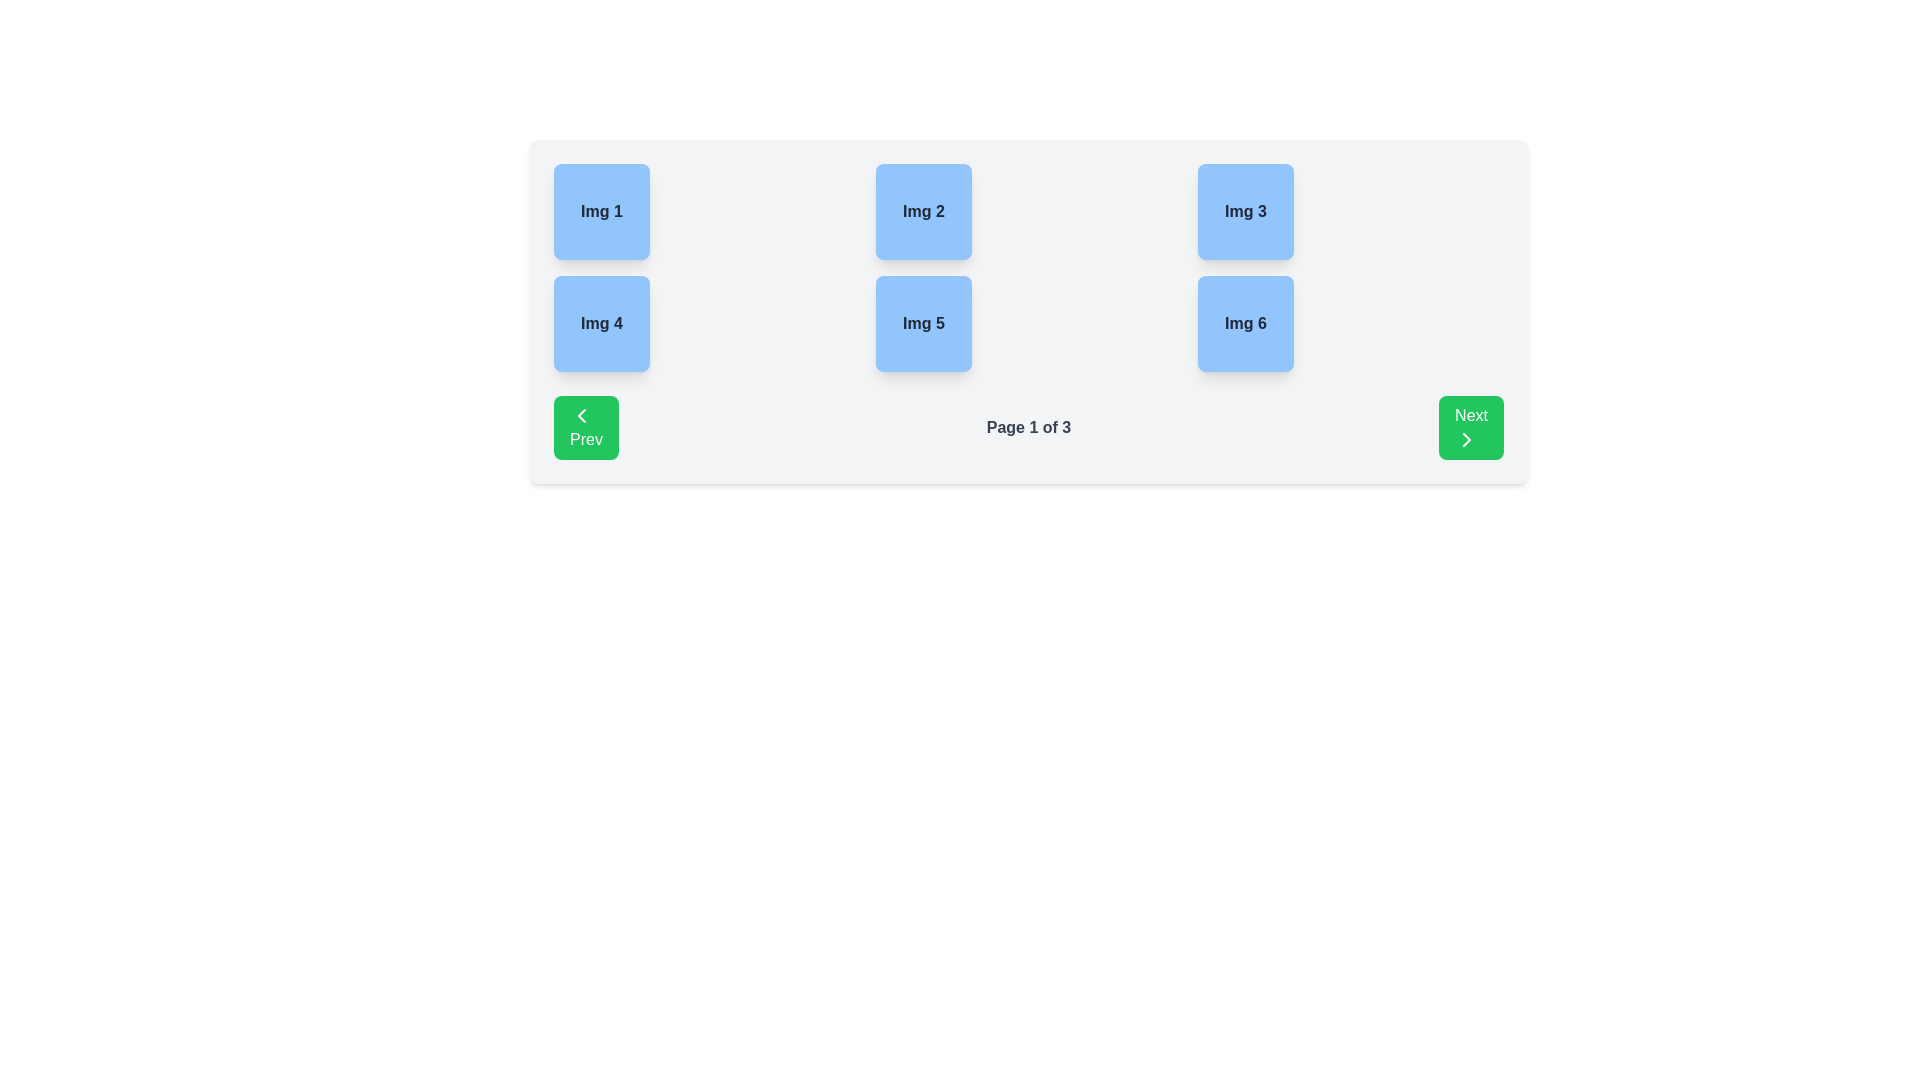 The height and width of the screenshot is (1080, 1920). I want to click on the text label in the central card of the layout to interact with the associated card, so click(922, 212).